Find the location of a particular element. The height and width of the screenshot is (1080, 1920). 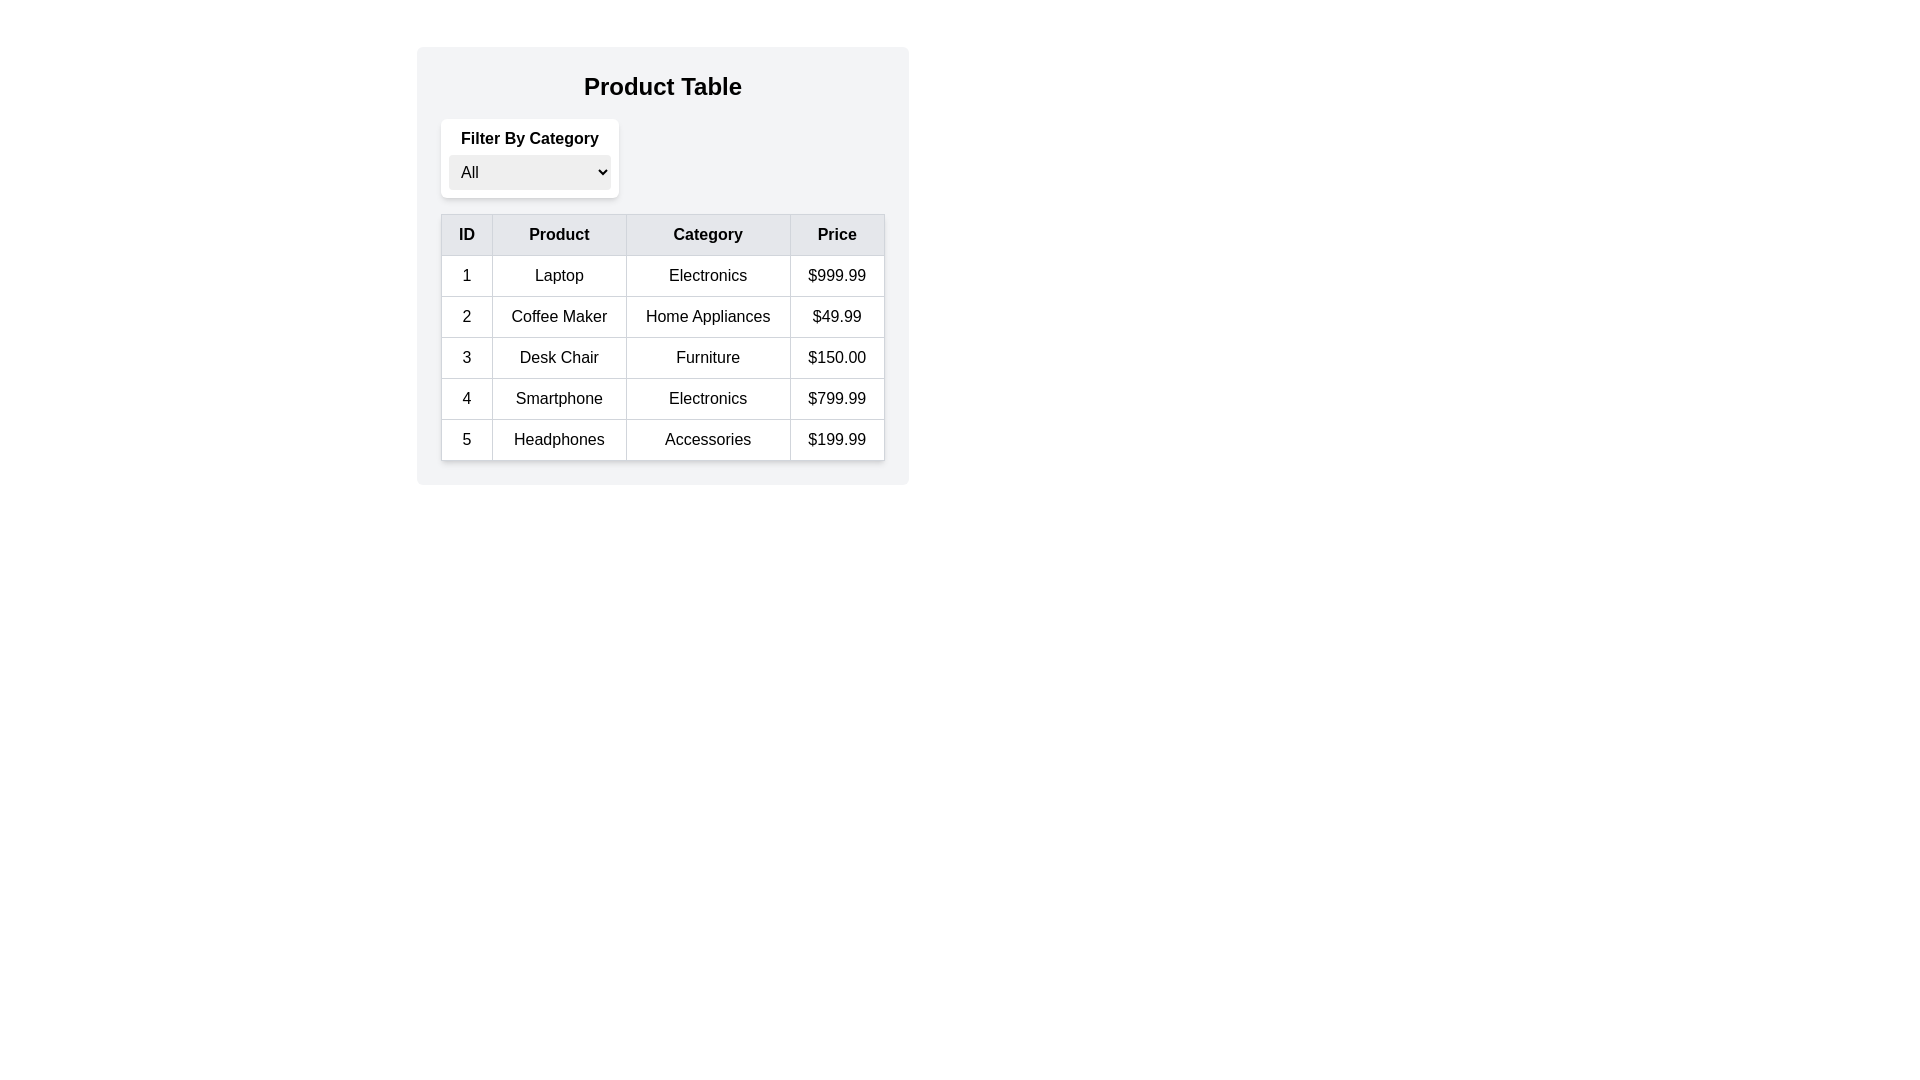

the price label displaying '$150.00', which is the rightmost item in the third row of the table under the 'Price' column is located at coordinates (837, 357).